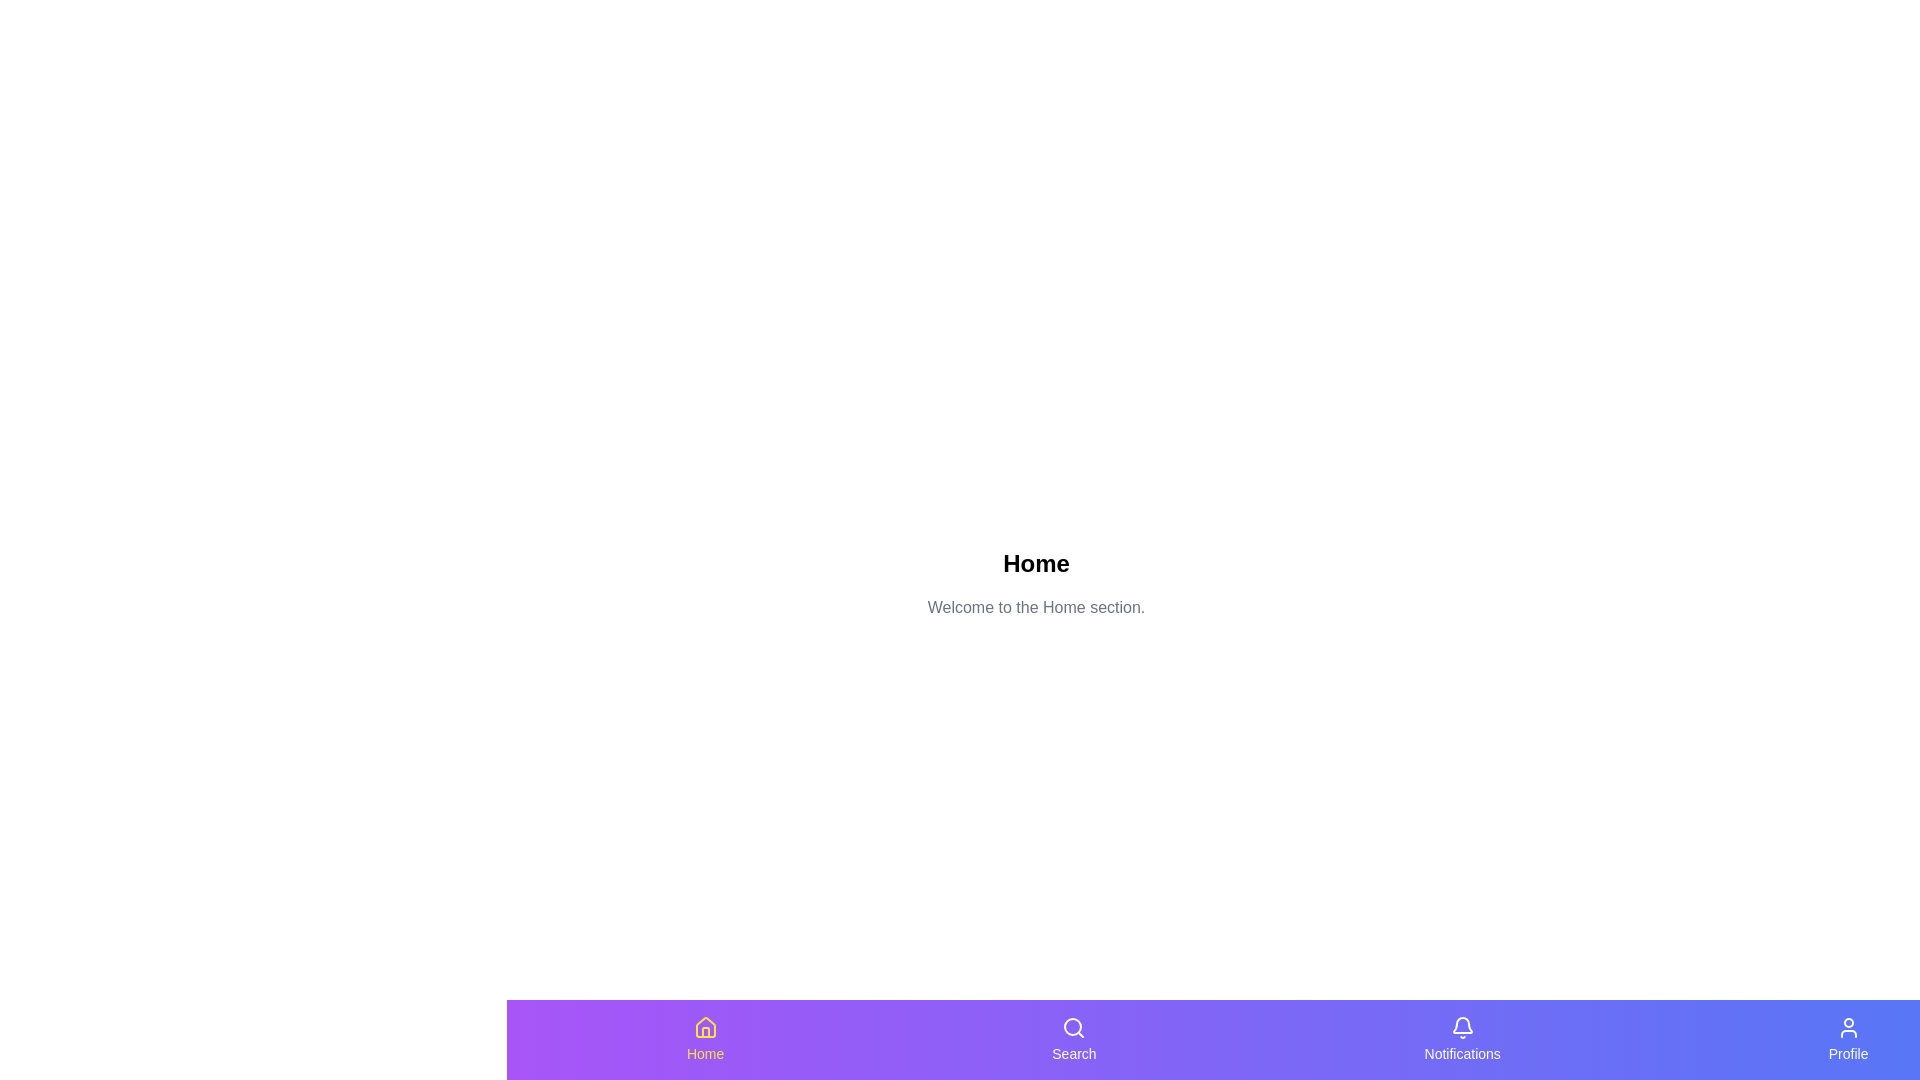 The width and height of the screenshot is (1920, 1080). Describe the element at coordinates (1847, 1052) in the screenshot. I see `text of the label located at the bottom right corner of the interface, which describes a navigation option for the user account section` at that location.